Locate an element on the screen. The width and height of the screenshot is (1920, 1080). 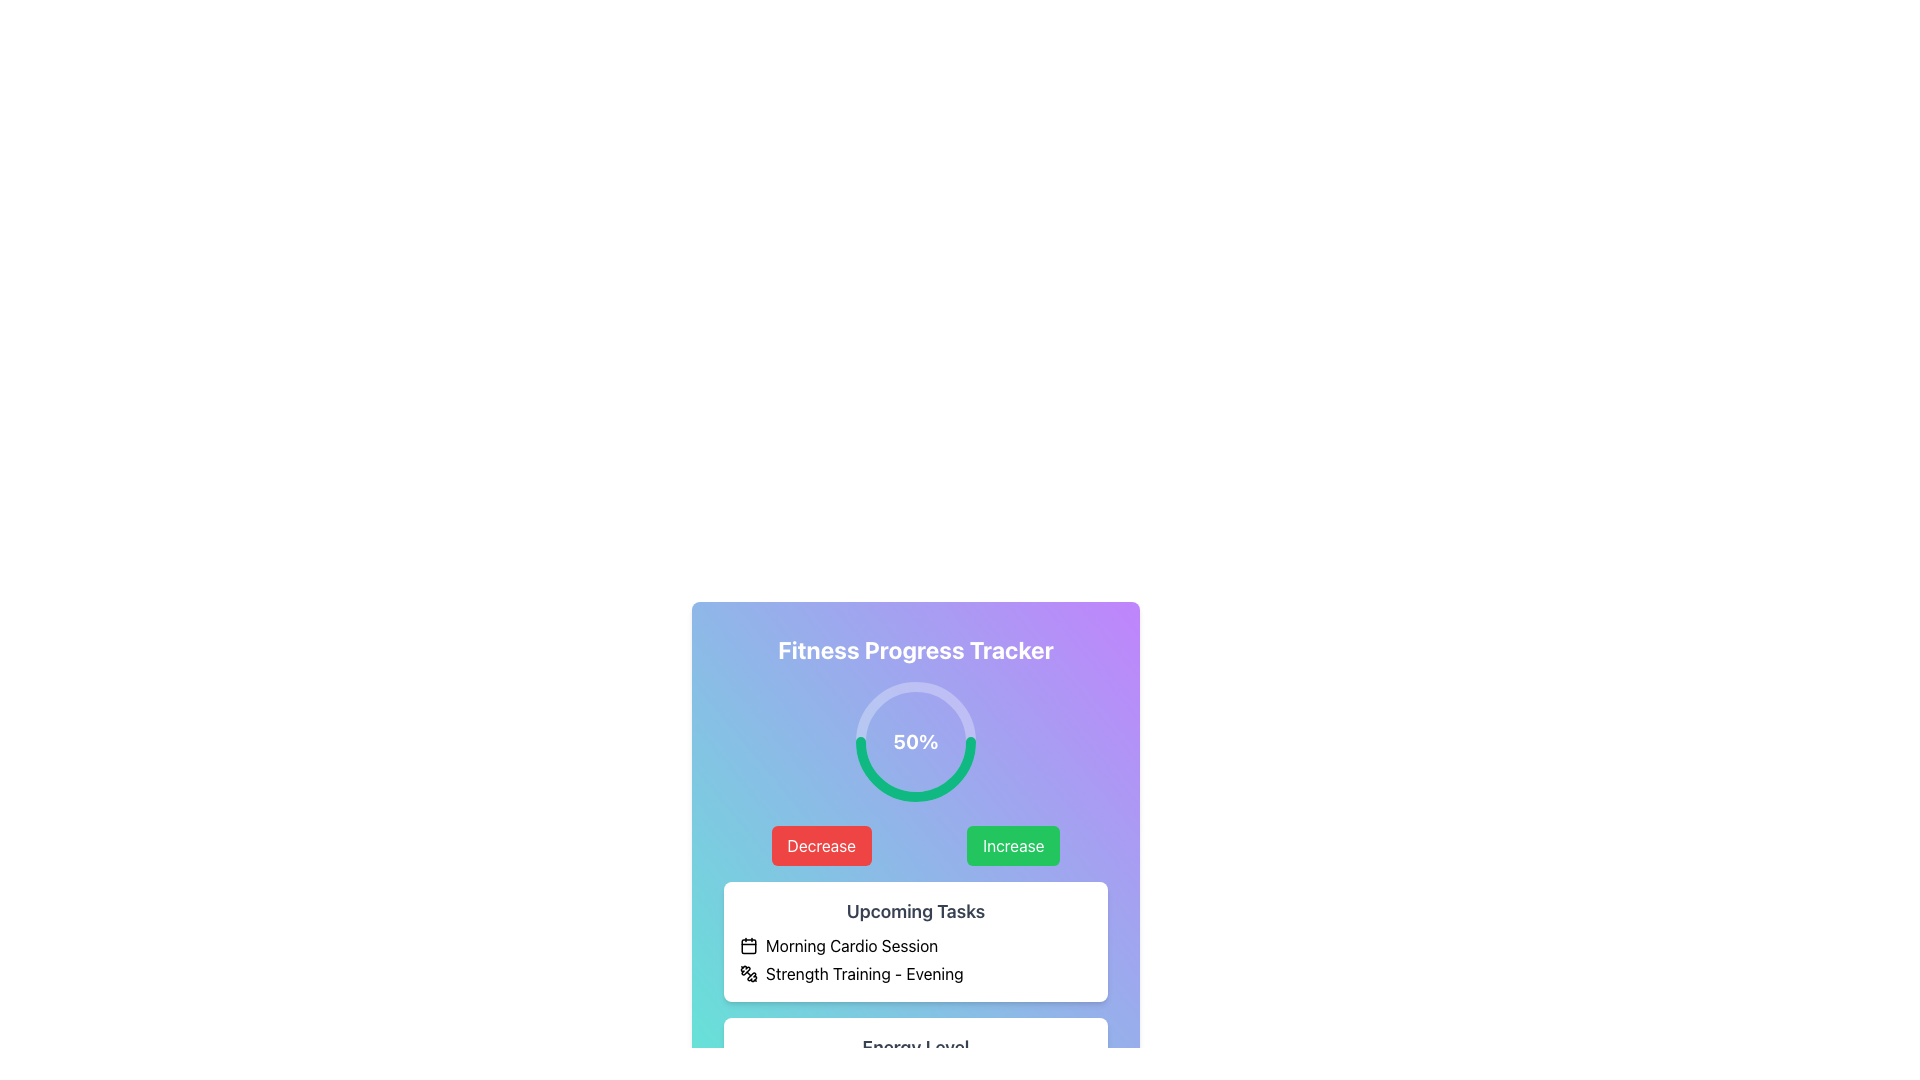
the Circular Progress Indicator located within the 'Fitness Progress Tracker' card, which visually represents progress or status level is located at coordinates (915, 741).